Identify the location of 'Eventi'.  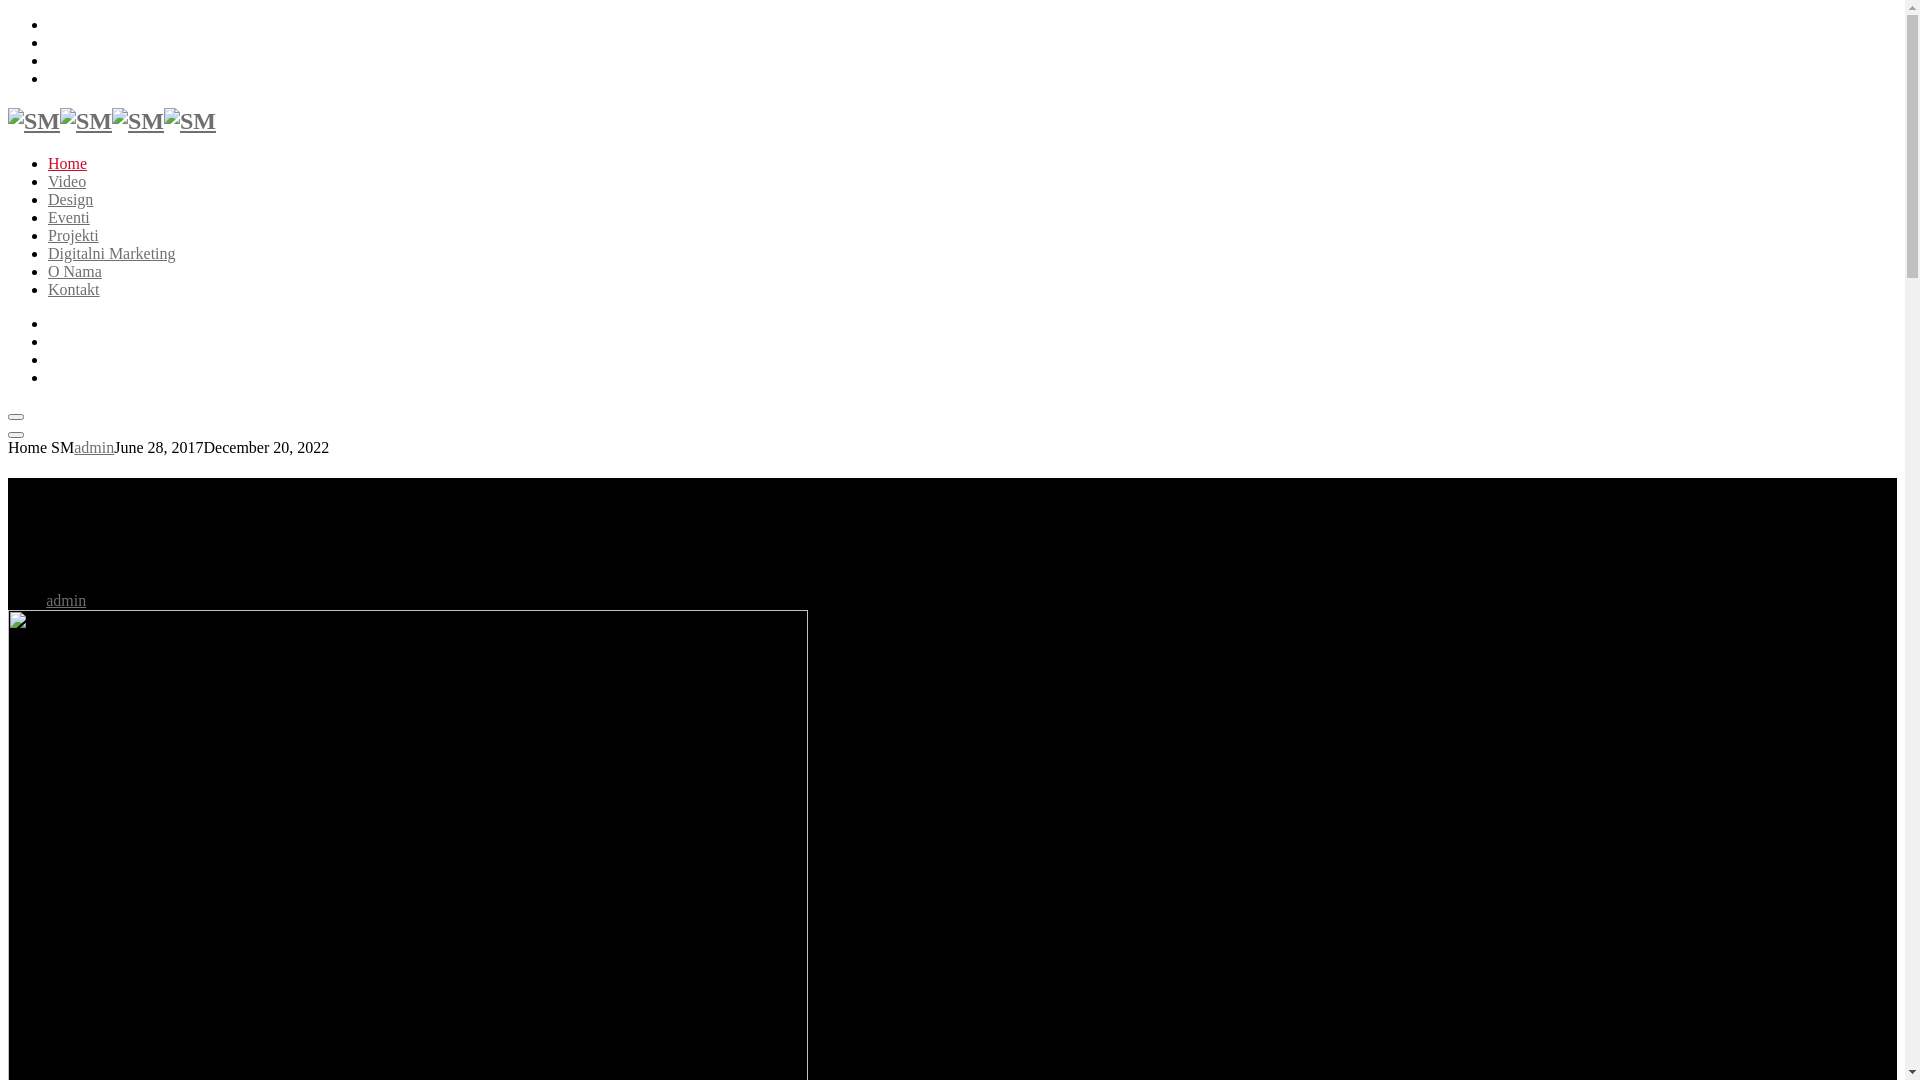
(68, 217).